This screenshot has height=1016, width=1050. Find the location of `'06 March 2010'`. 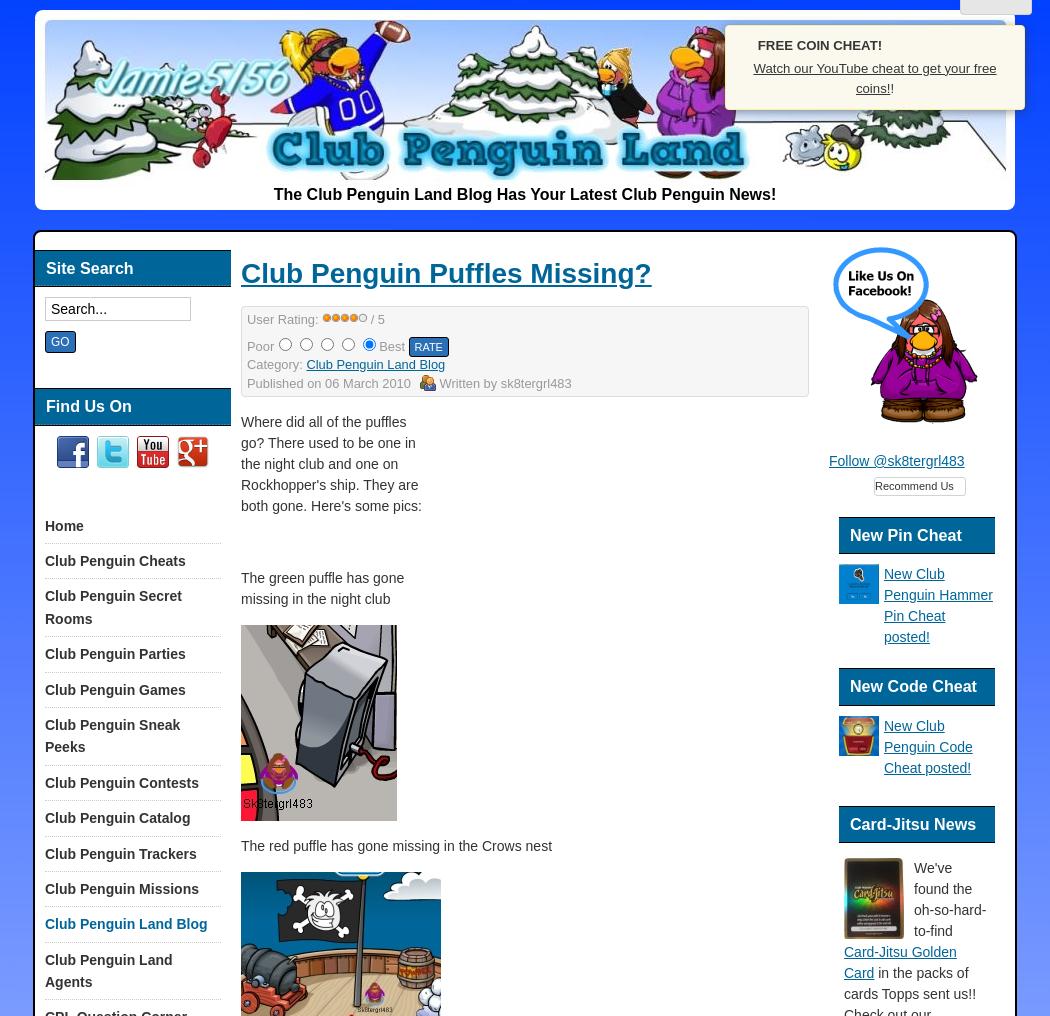

'06 March 2010' is located at coordinates (366, 381).